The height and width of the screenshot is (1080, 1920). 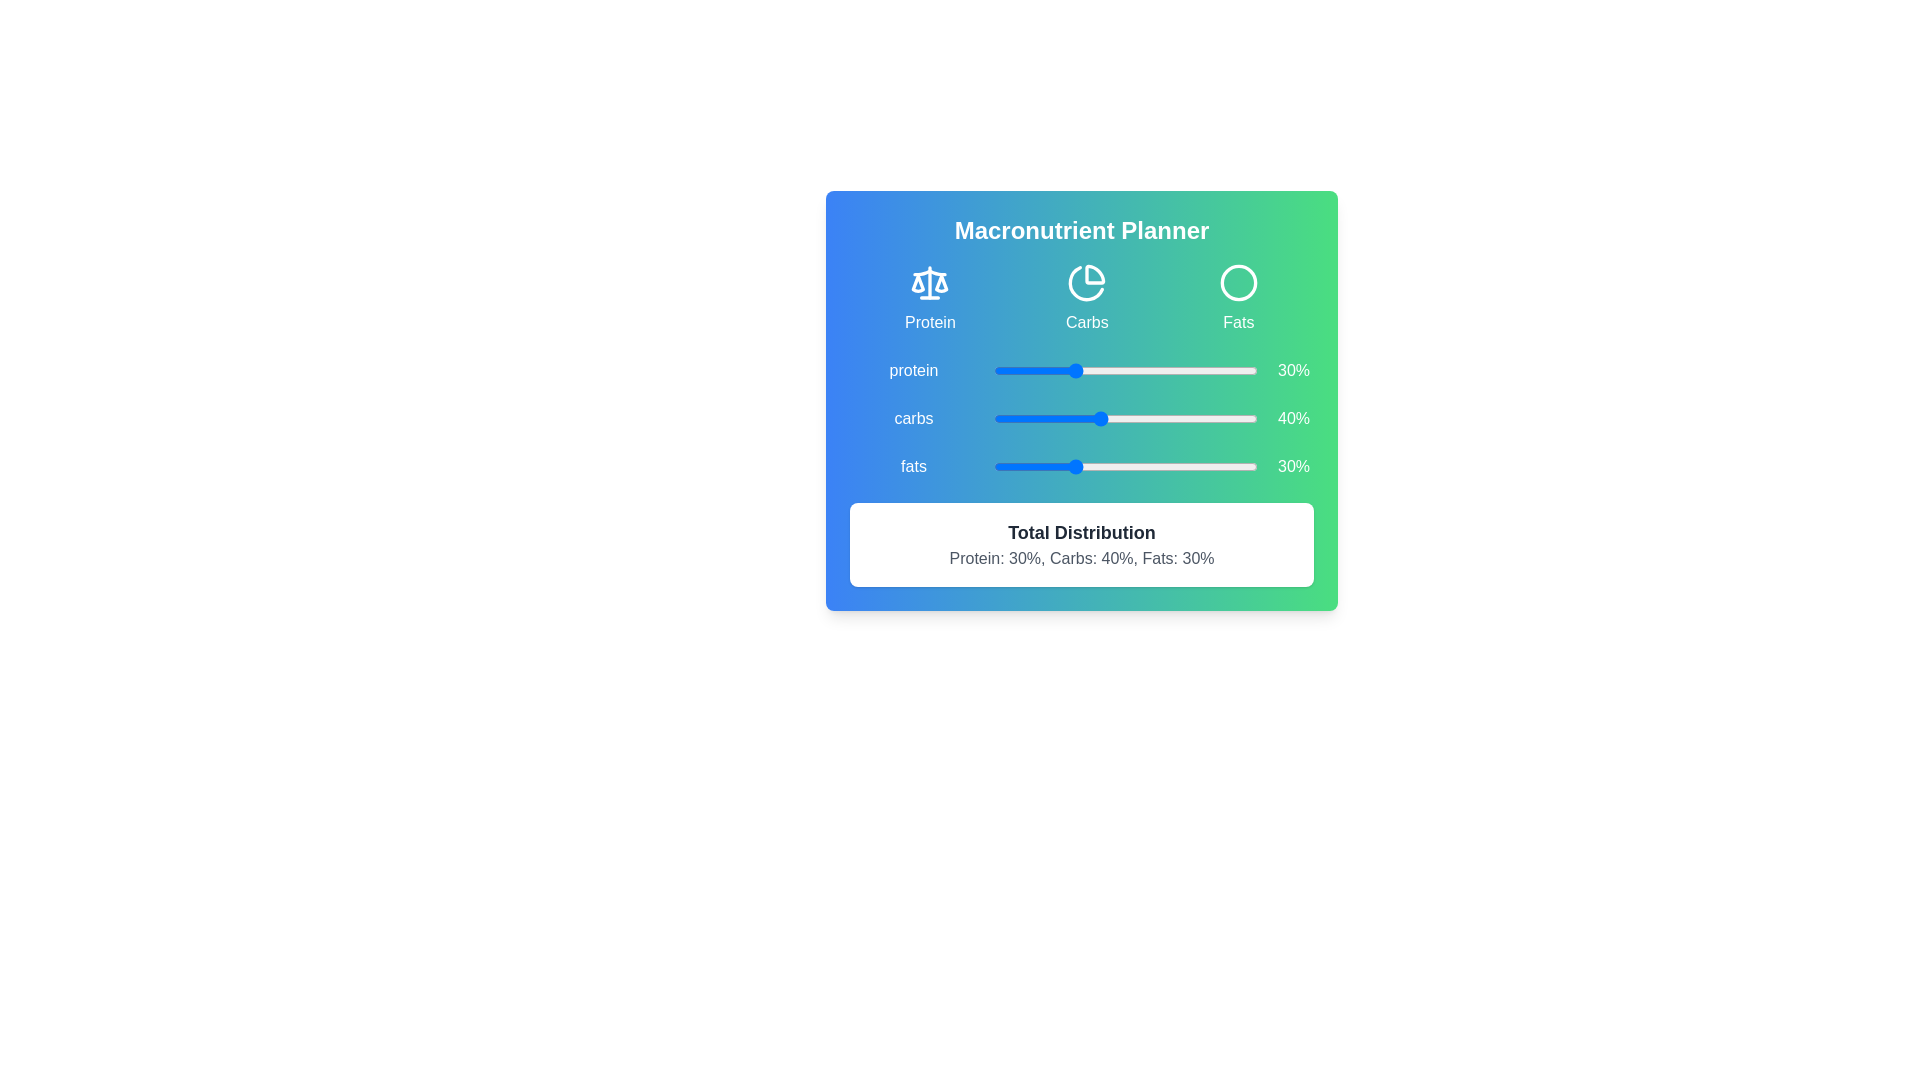 What do you see at coordinates (912, 418) in the screenshot?
I see `the text label that indicates the category of the associated slider bar for carbohydrate distribution, located to the left of the slider and above the percentage value '40%'` at bounding box center [912, 418].